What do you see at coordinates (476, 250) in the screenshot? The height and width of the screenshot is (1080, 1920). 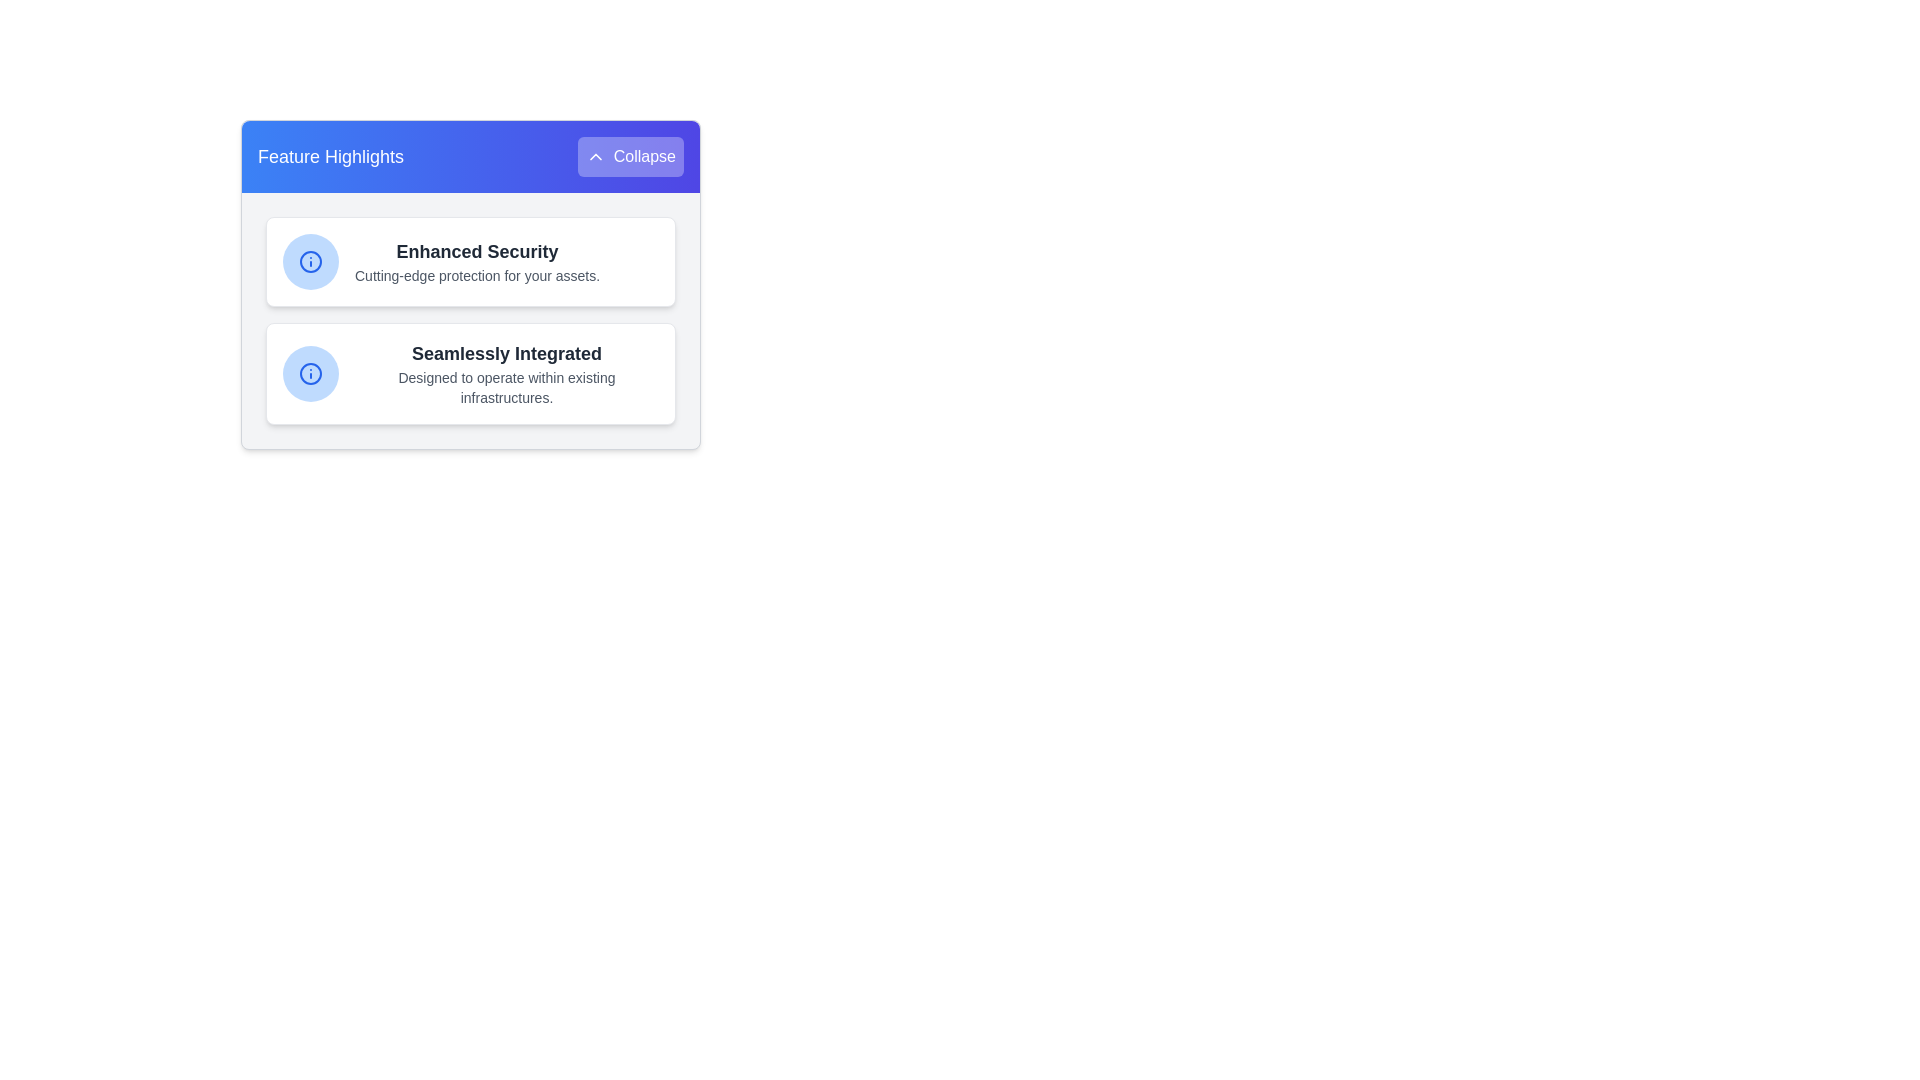 I see `the Text Label that serves as a title or header for the feature, positioned above a secondary text element under the 'Feature Highlights' section` at bounding box center [476, 250].